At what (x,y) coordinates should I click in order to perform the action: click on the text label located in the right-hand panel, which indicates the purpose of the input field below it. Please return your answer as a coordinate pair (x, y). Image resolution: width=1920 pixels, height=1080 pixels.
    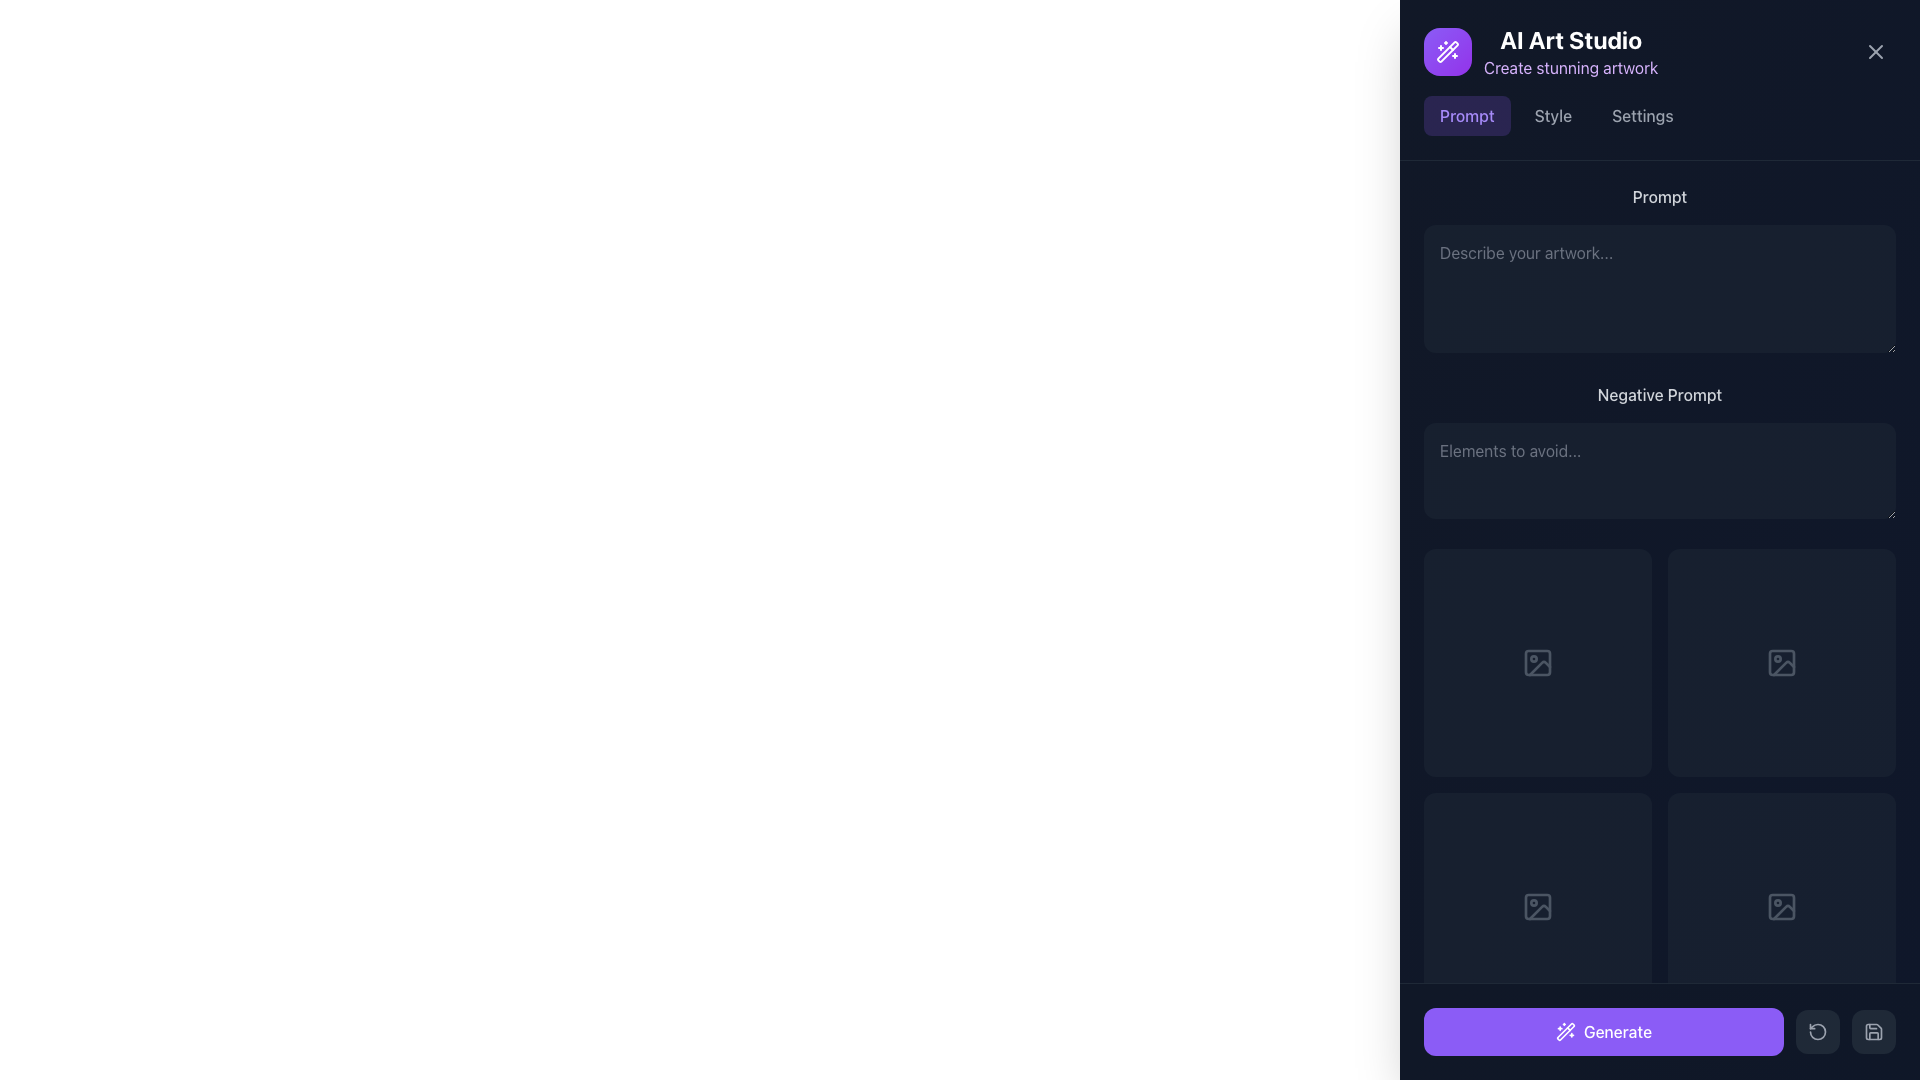
    Looking at the image, I should click on (1660, 394).